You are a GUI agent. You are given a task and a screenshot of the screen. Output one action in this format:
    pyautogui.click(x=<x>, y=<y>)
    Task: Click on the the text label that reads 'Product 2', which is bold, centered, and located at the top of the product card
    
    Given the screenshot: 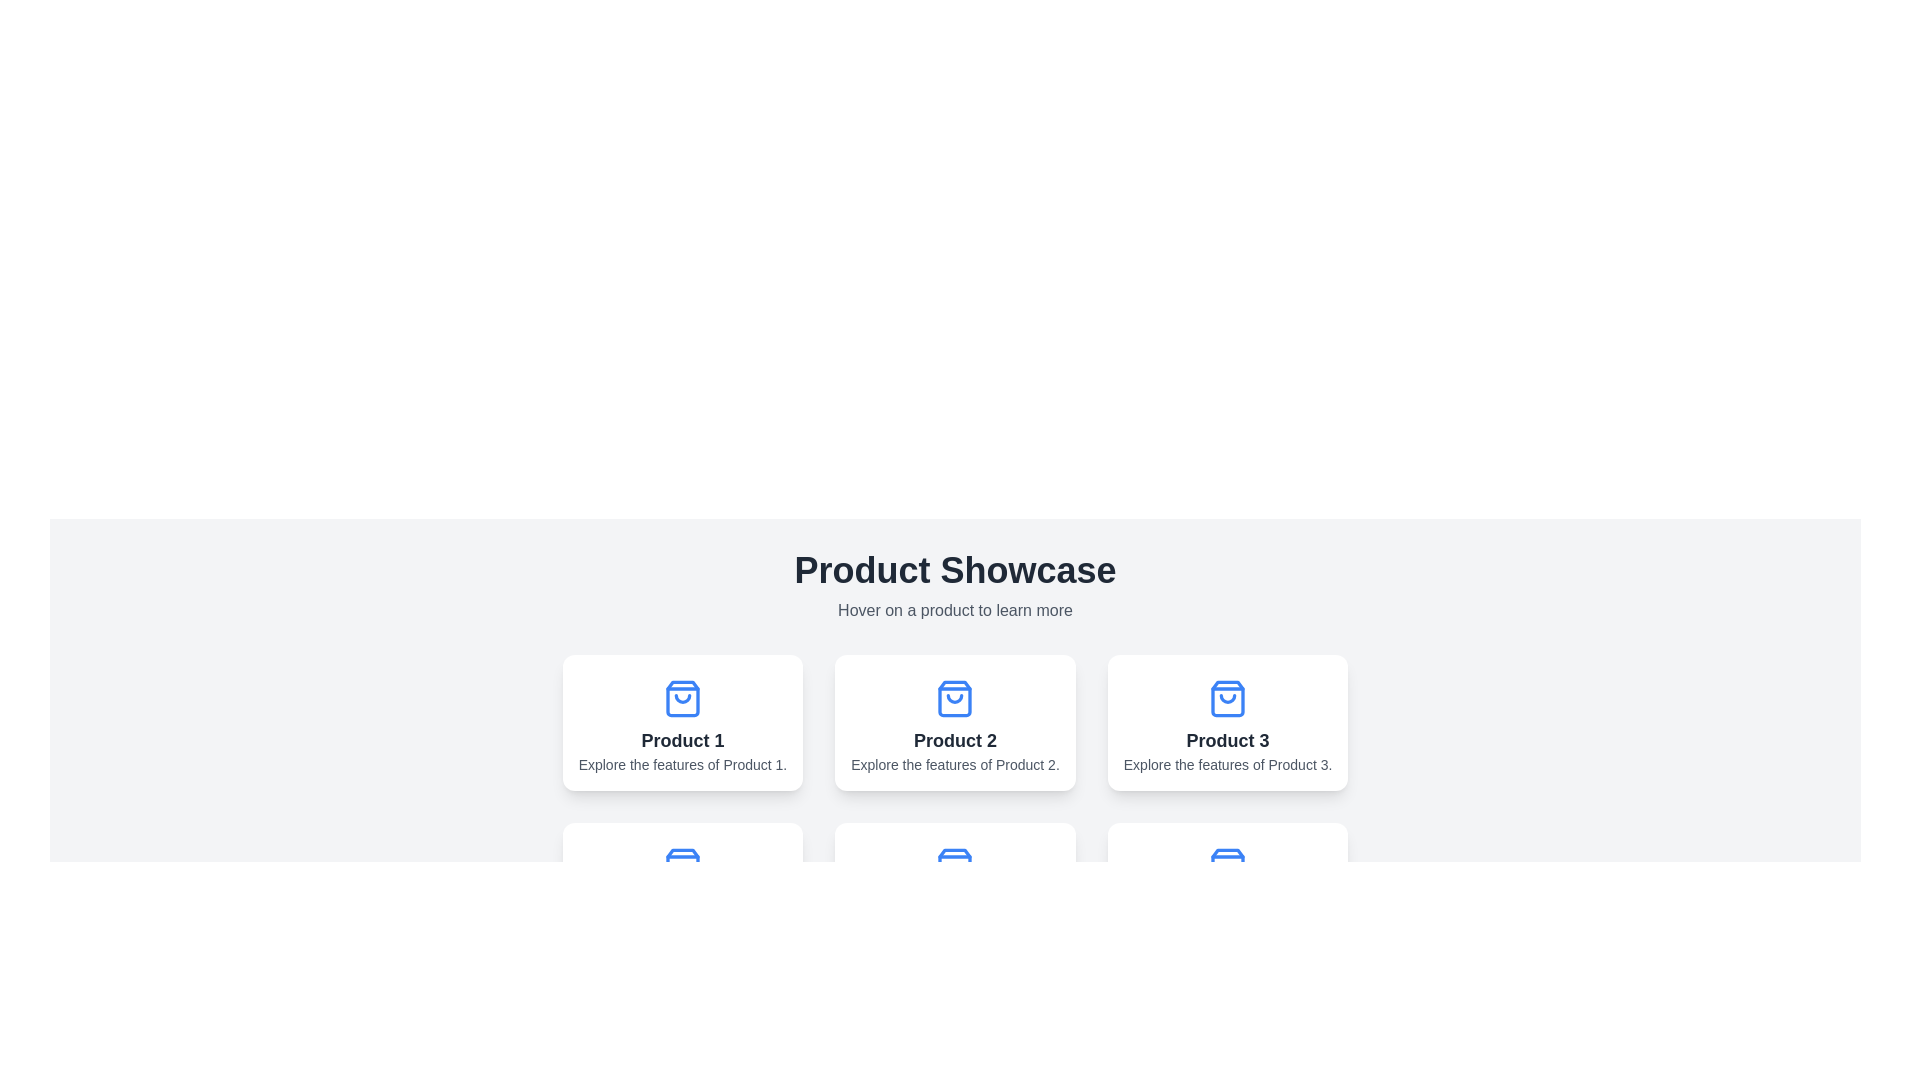 What is the action you would take?
    pyautogui.click(x=954, y=740)
    